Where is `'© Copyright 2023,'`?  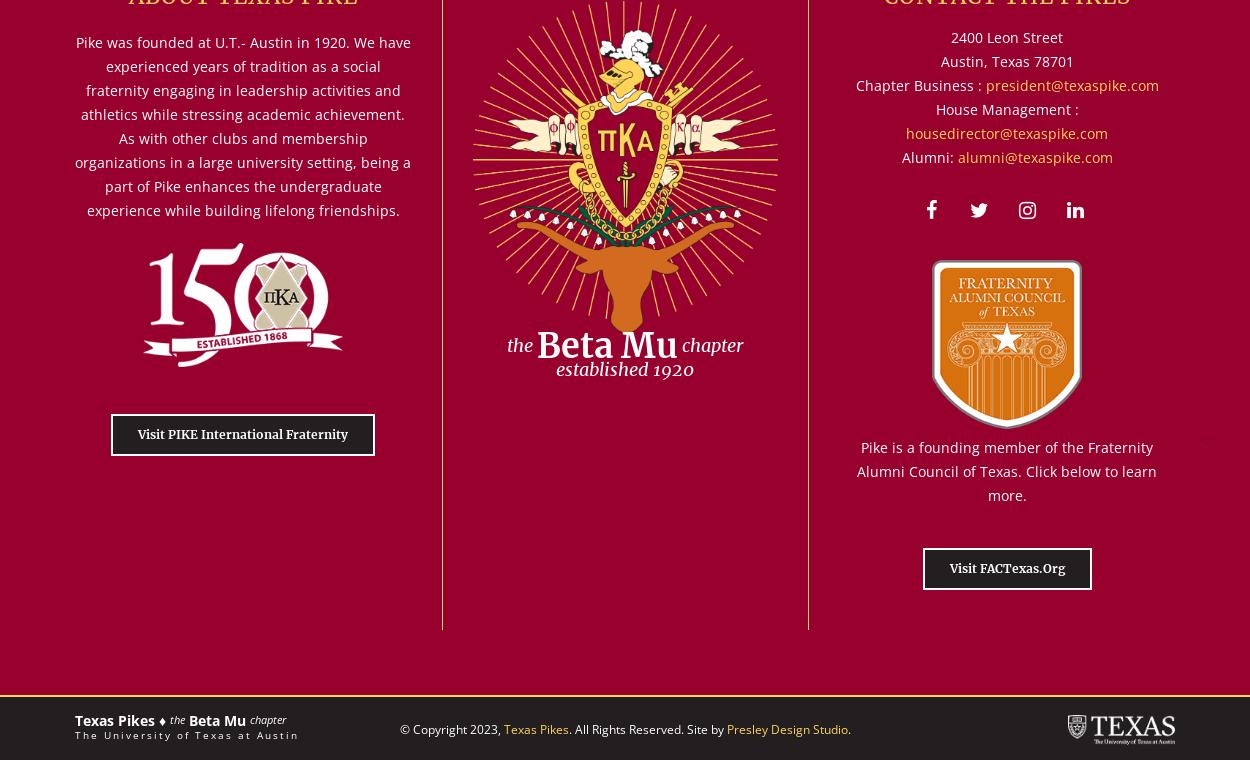
'© Copyright 2023,' is located at coordinates (450, 728).